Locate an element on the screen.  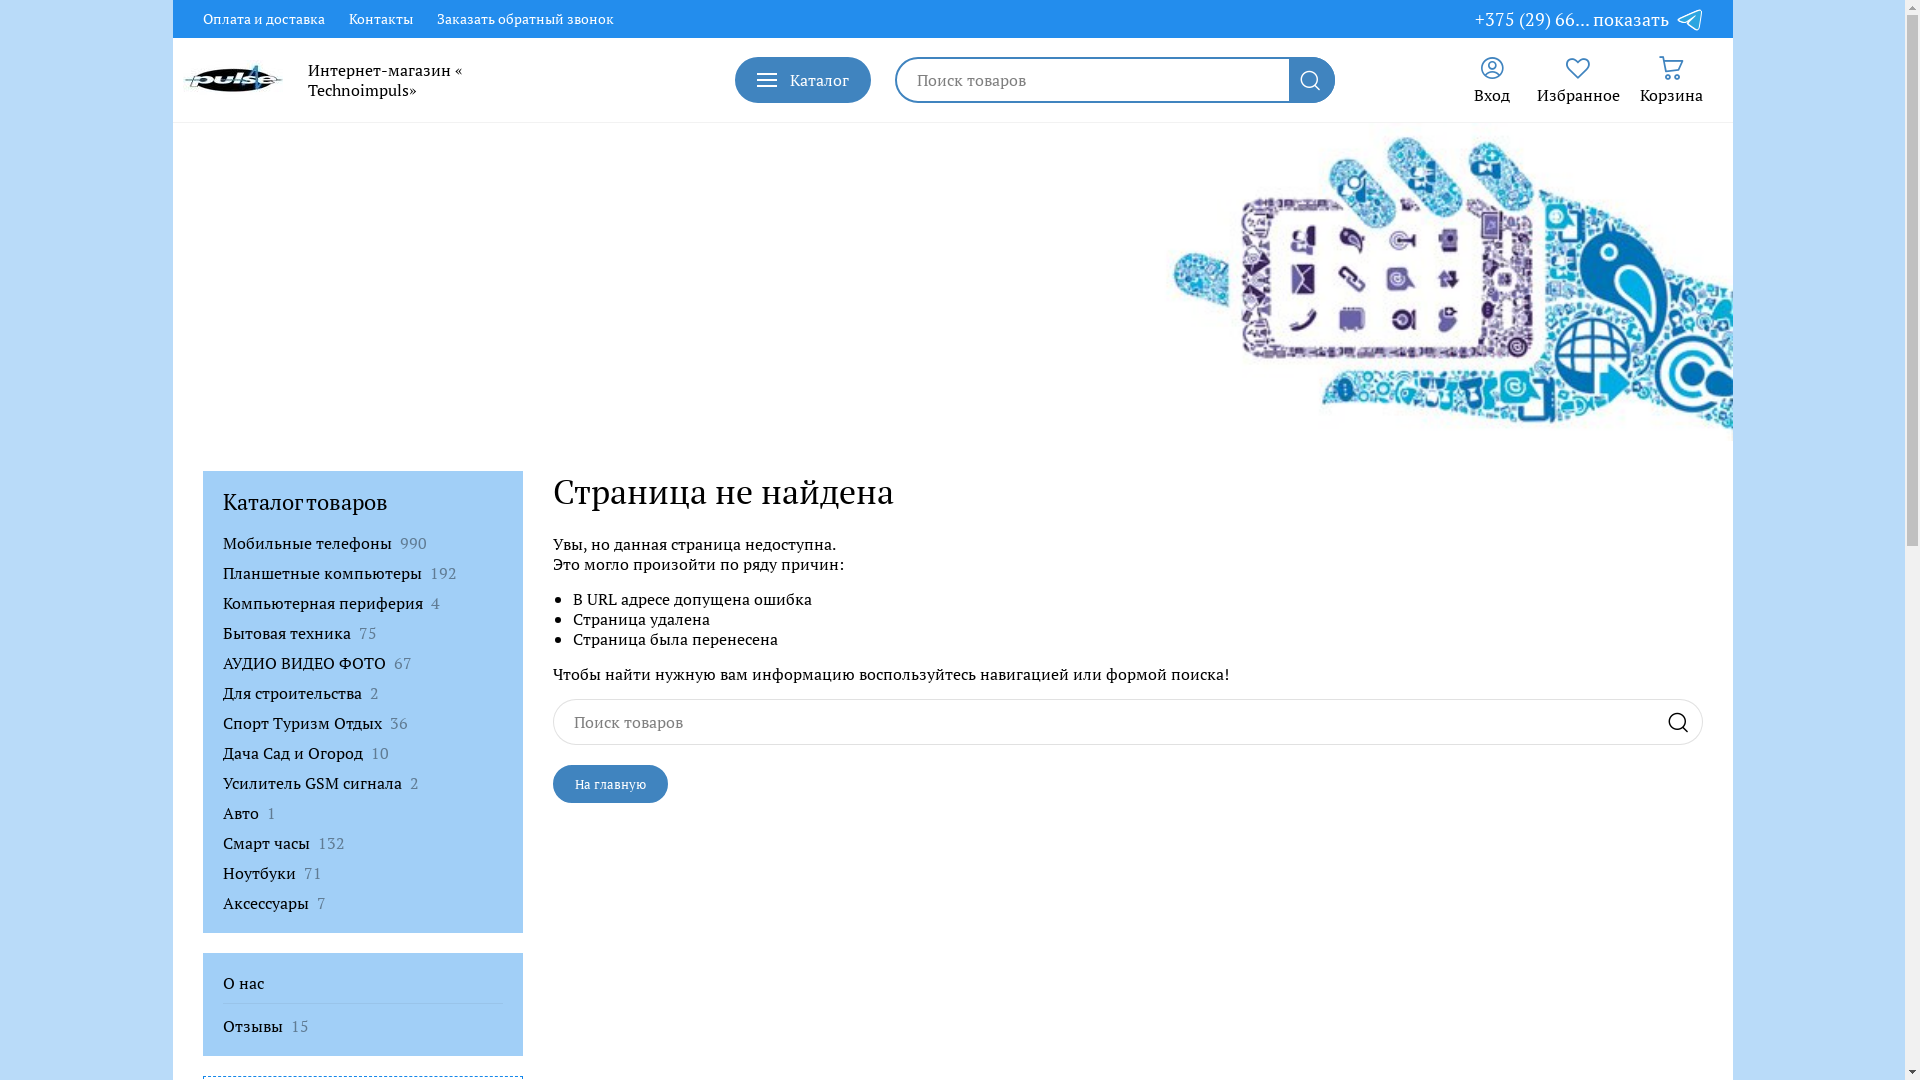
'Telegram' is located at coordinates (1688, 19).